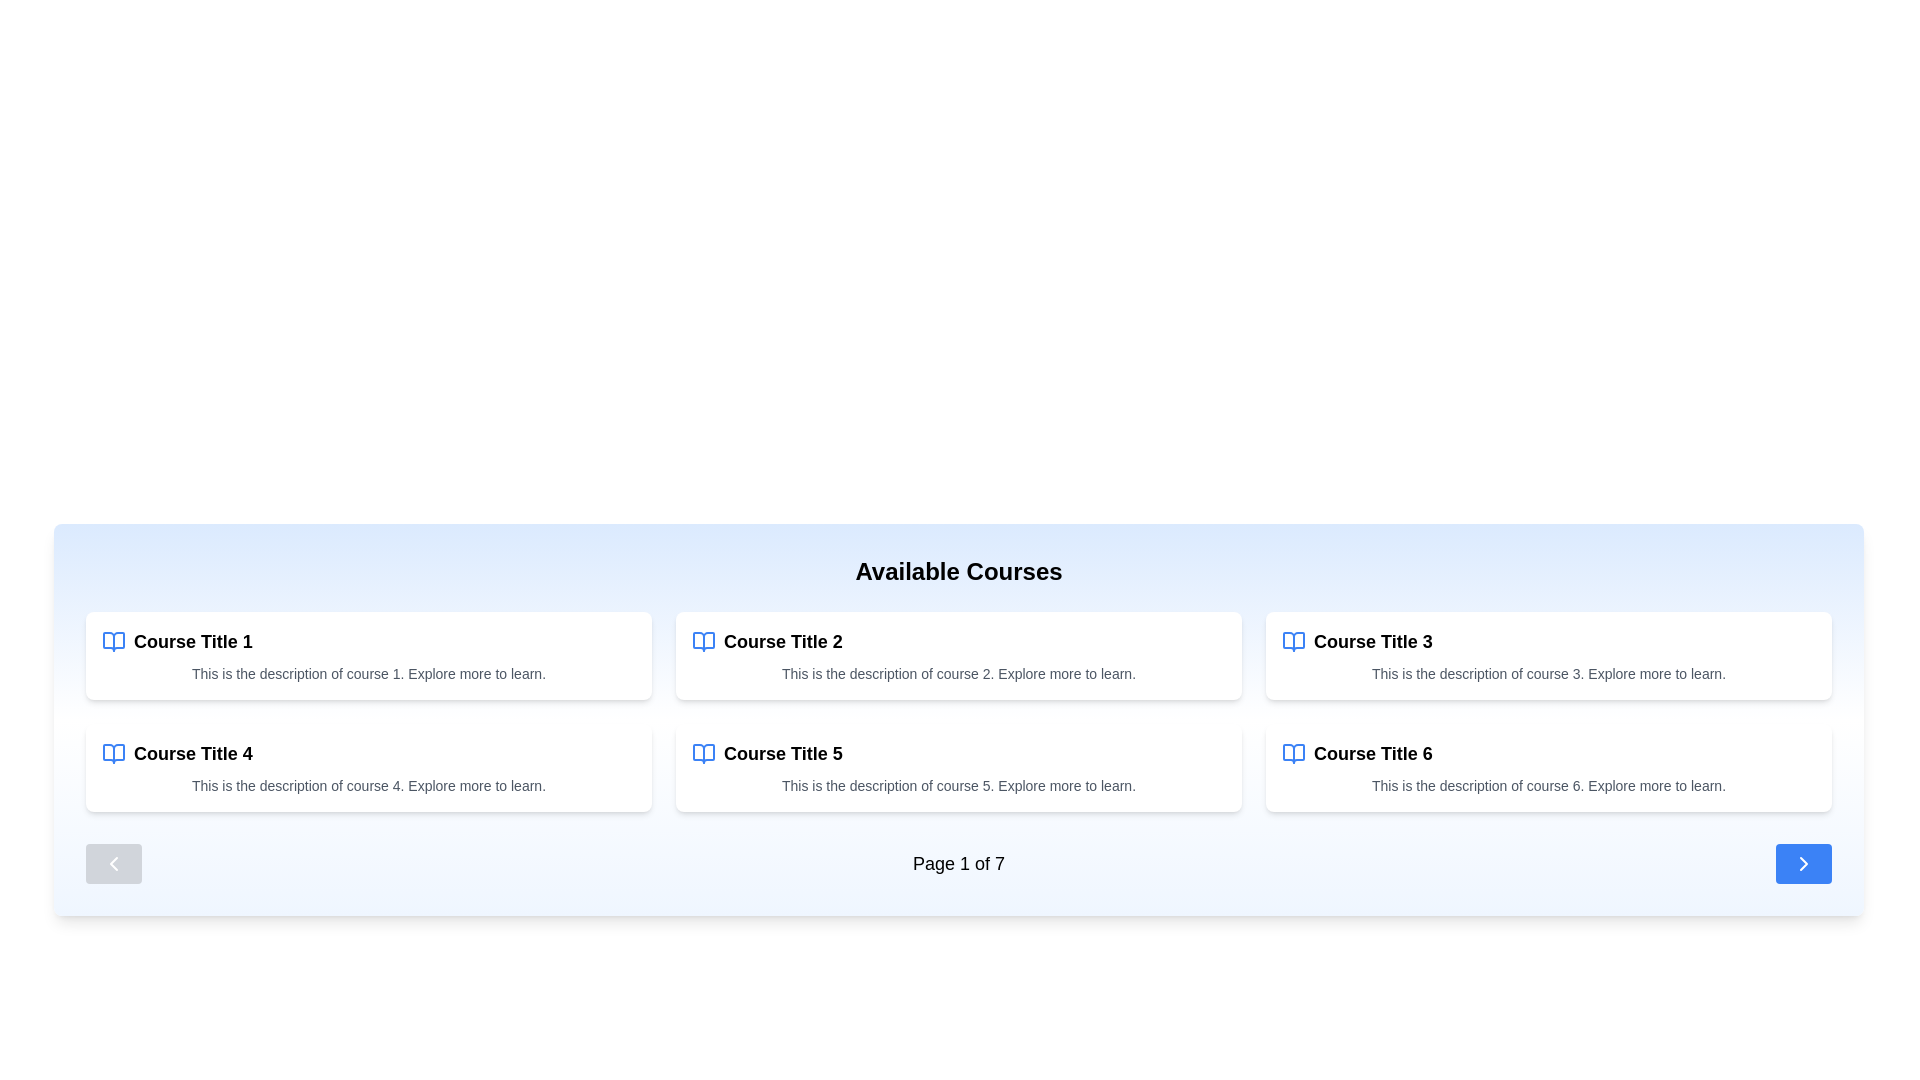  What do you see at coordinates (1548, 766) in the screenshot?
I see `the informational card located in the second row and third column of the grid layout` at bounding box center [1548, 766].